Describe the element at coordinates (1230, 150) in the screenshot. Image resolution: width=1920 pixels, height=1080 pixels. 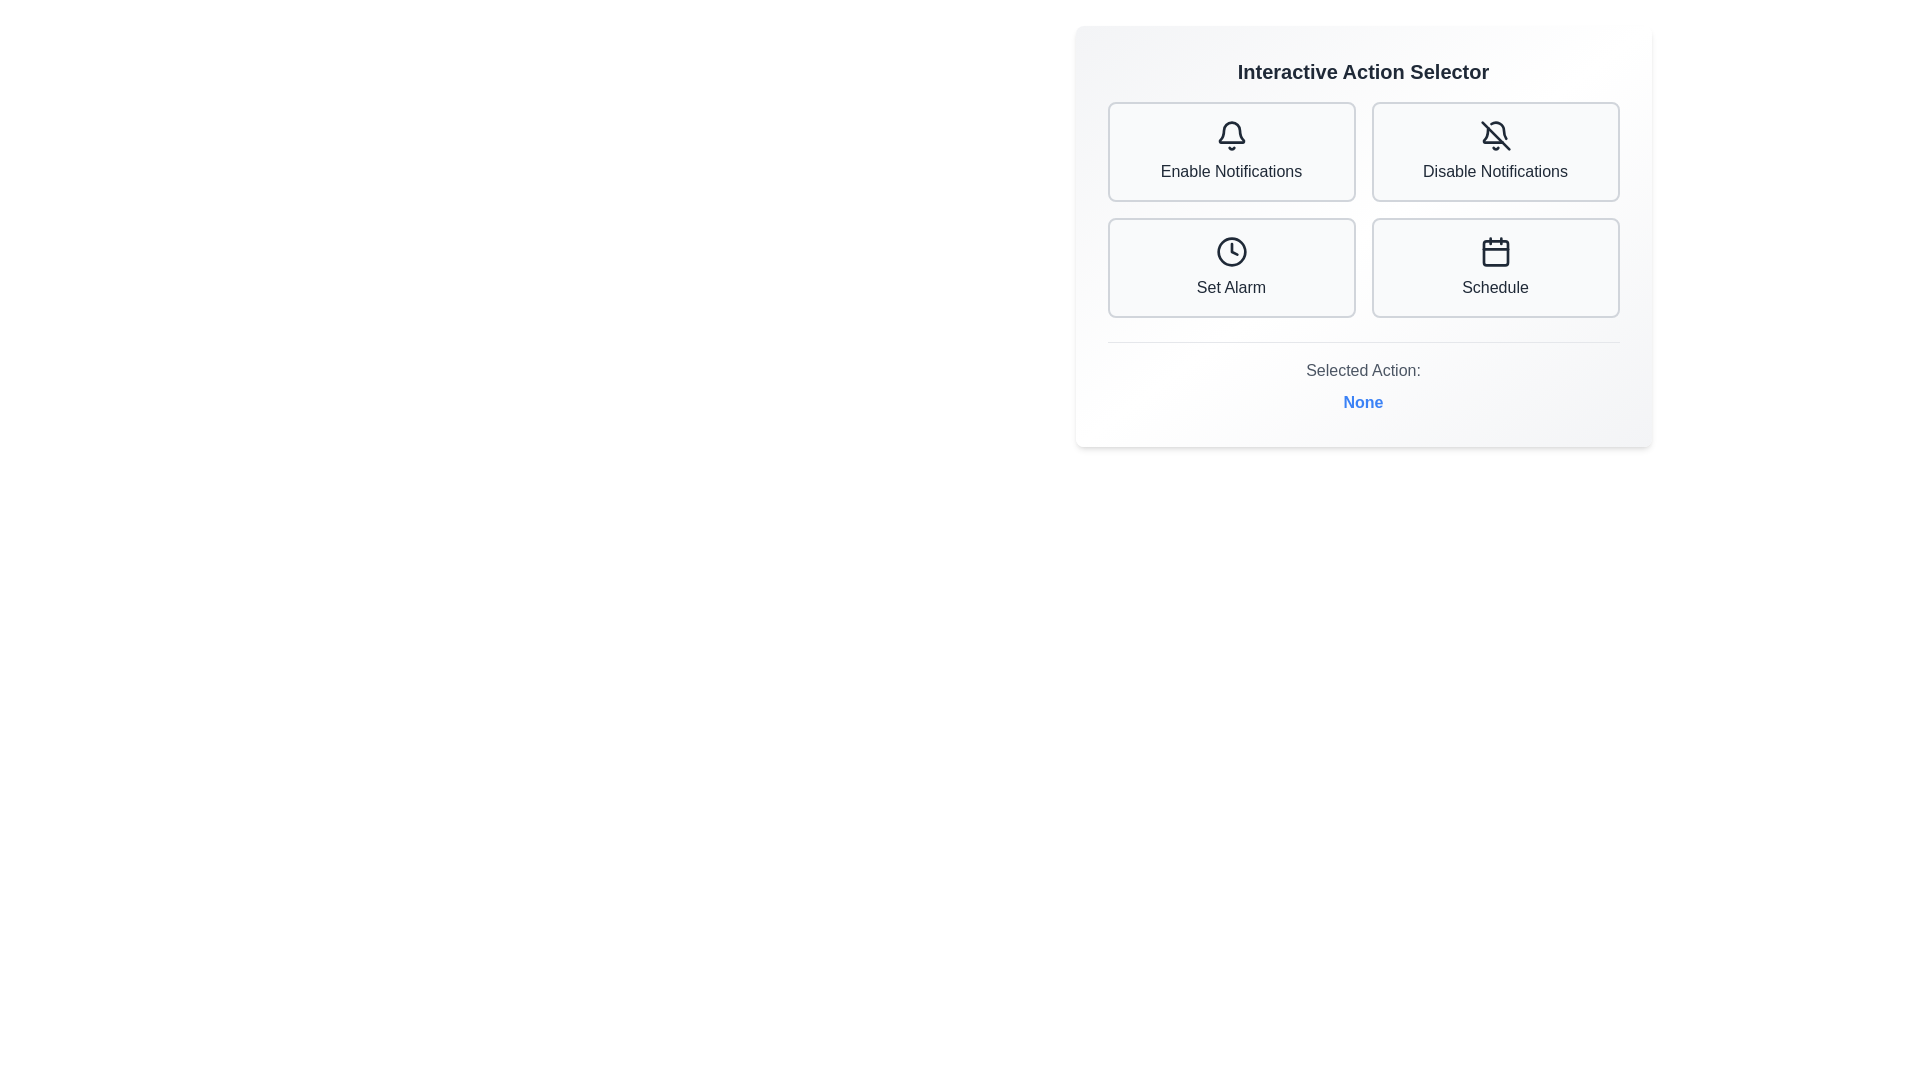
I see `the button corresponding to Enable Notifications` at that location.